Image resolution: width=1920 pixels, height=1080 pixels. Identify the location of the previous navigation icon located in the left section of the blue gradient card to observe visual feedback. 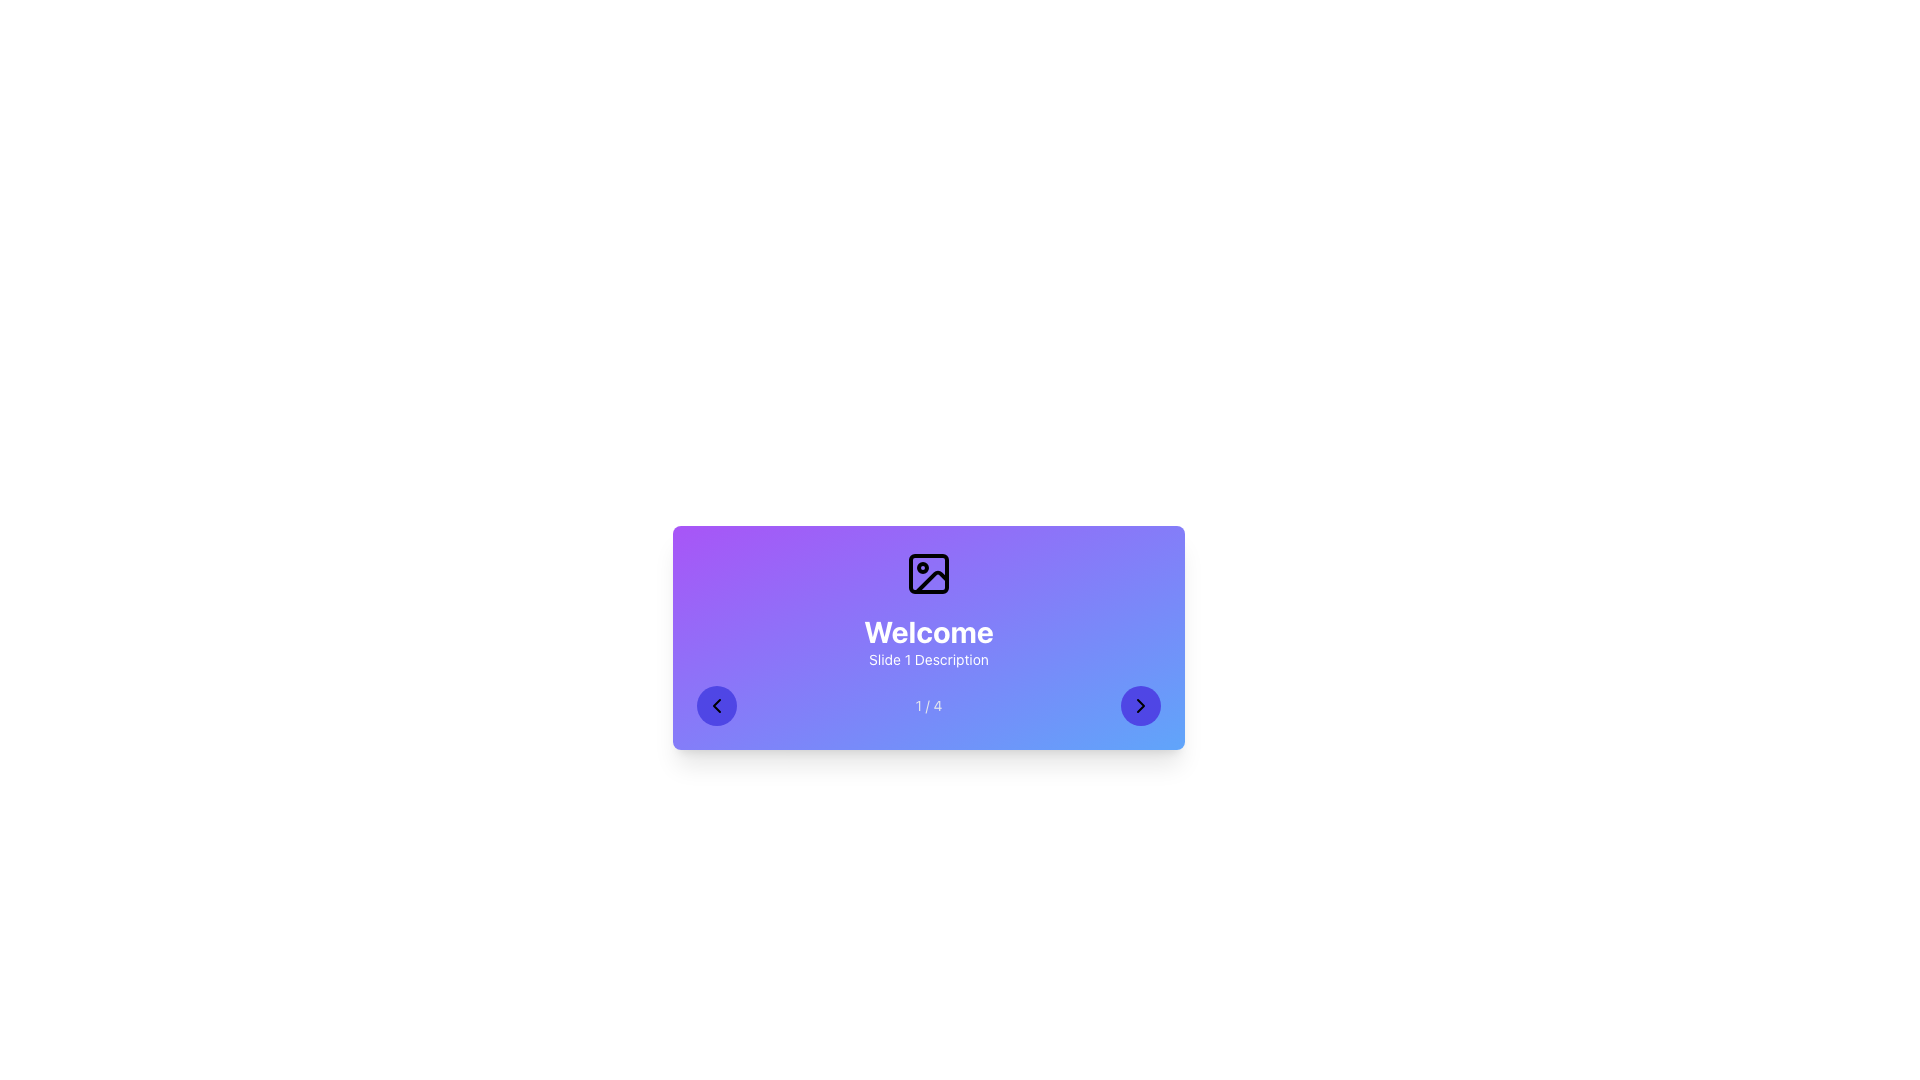
(716, 704).